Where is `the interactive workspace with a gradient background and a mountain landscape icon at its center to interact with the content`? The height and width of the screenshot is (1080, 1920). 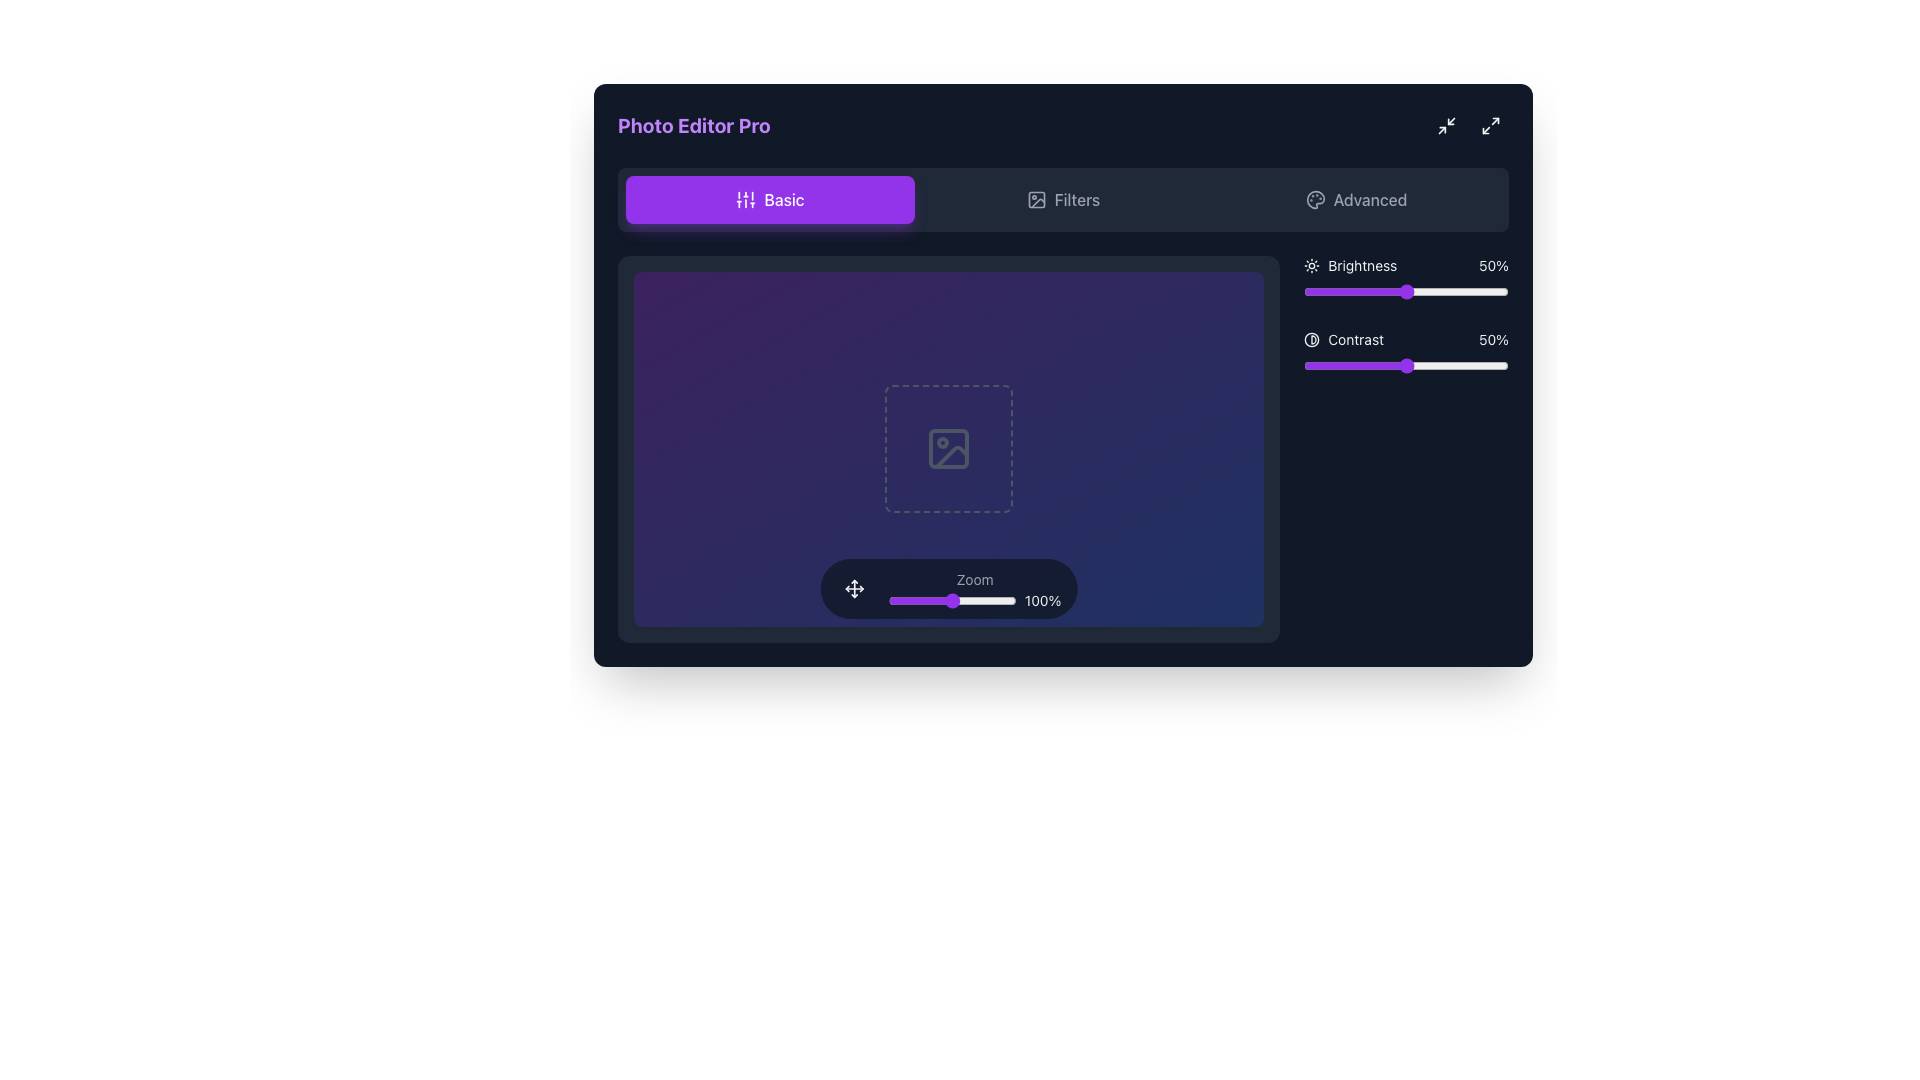 the interactive workspace with a gradient background and a mountain landscape icon at its center to interact with the content is located at coordinates (948, 448).